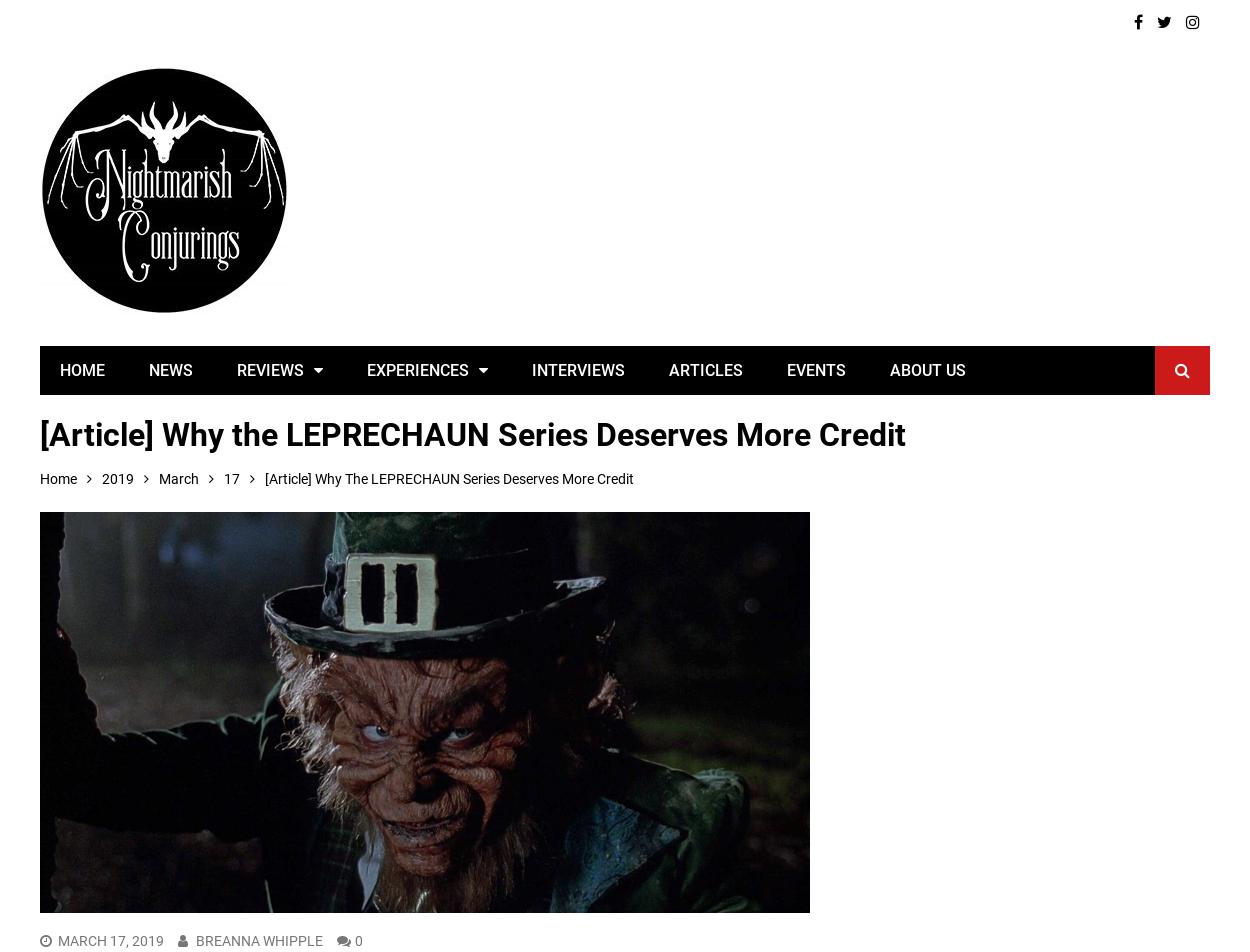 This screenshot has width=1250, height=952. I want to click on 'March', so click(179, 479).